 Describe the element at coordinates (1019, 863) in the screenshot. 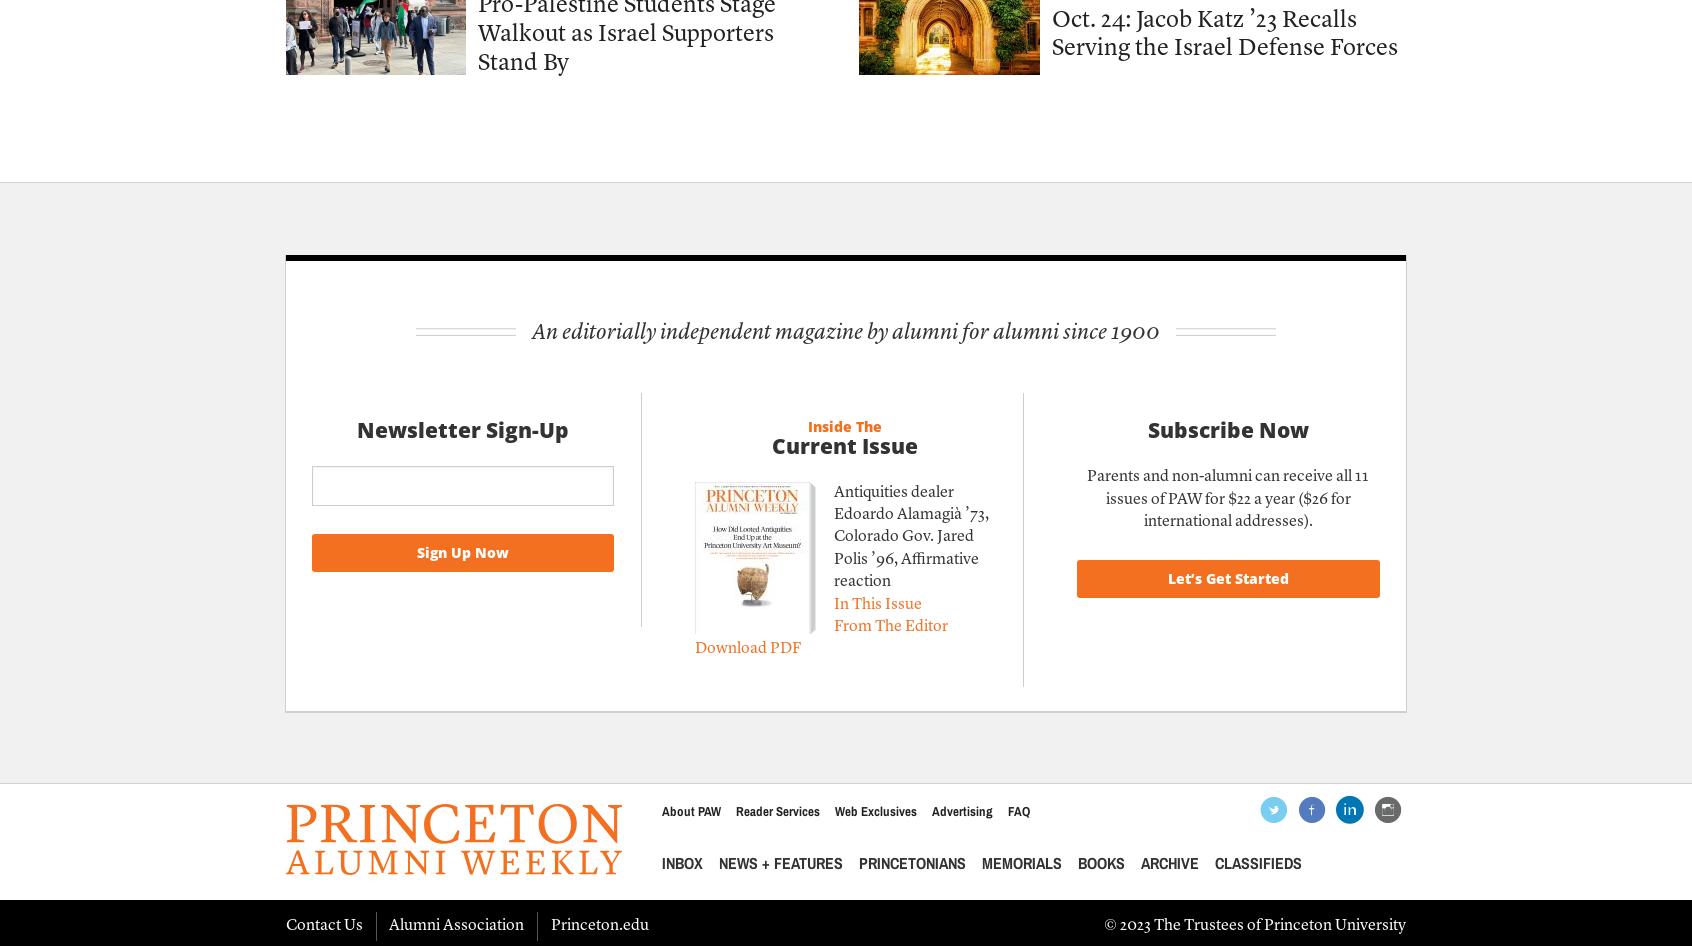

I see `'Memorials'` at that location.